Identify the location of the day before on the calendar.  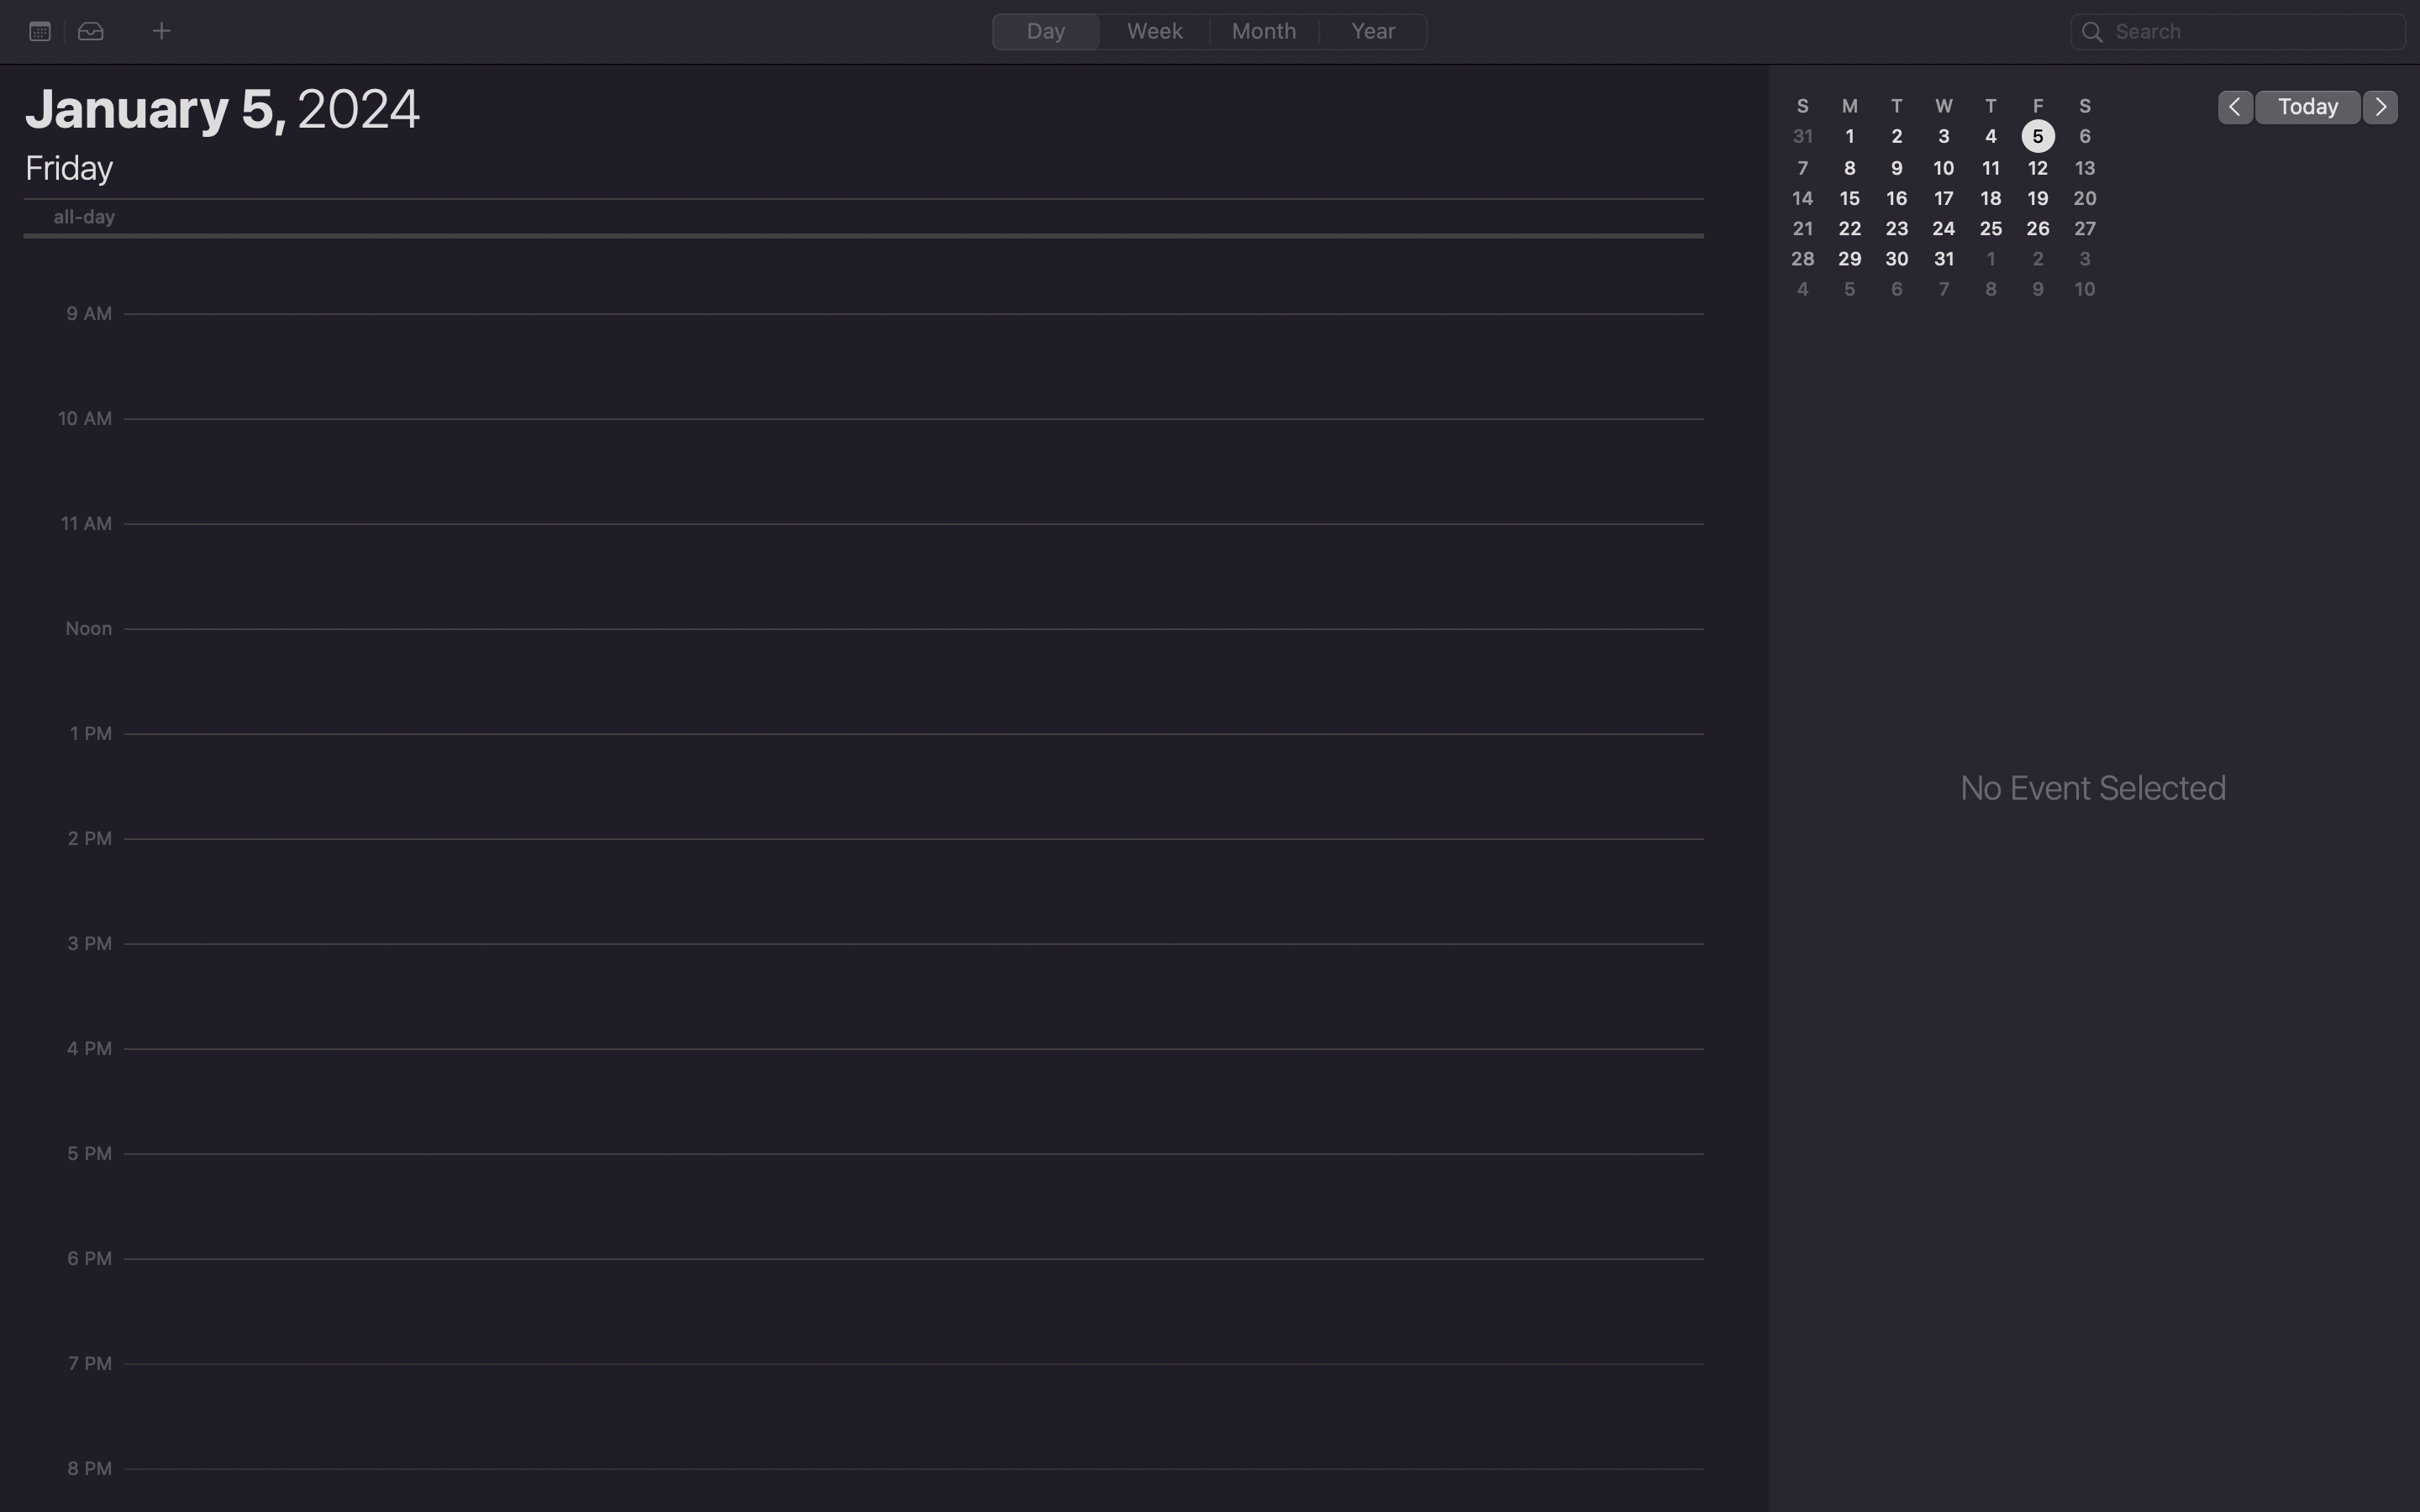
(2233, 105).